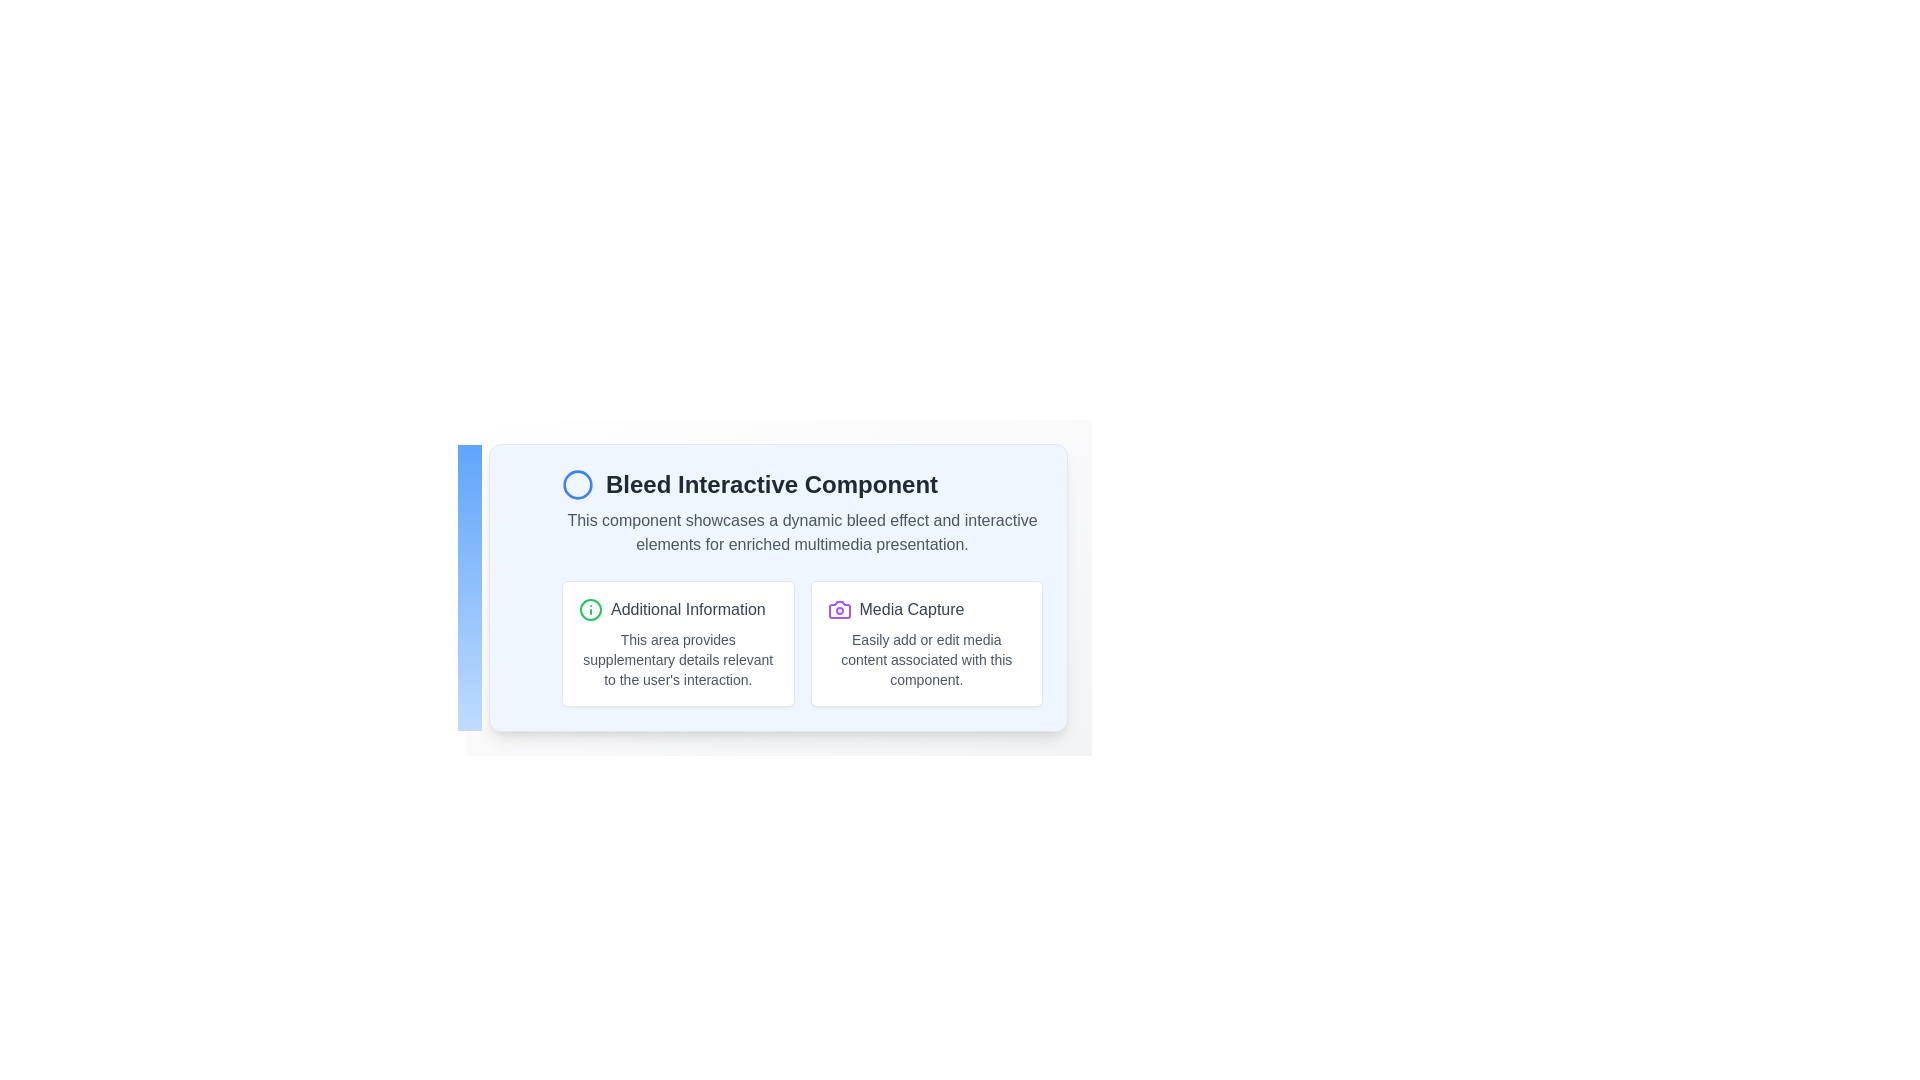 The image size is (1920, 1080). What do you see at coordinates (911, 608) in the screenshot?
I see `the text label reading 'Media Capture' which is styled with a gray font color and located next to a purple camera icon in the right information card below the 'Bleed Interactive Component' title section` at bounding box center [911, 608].